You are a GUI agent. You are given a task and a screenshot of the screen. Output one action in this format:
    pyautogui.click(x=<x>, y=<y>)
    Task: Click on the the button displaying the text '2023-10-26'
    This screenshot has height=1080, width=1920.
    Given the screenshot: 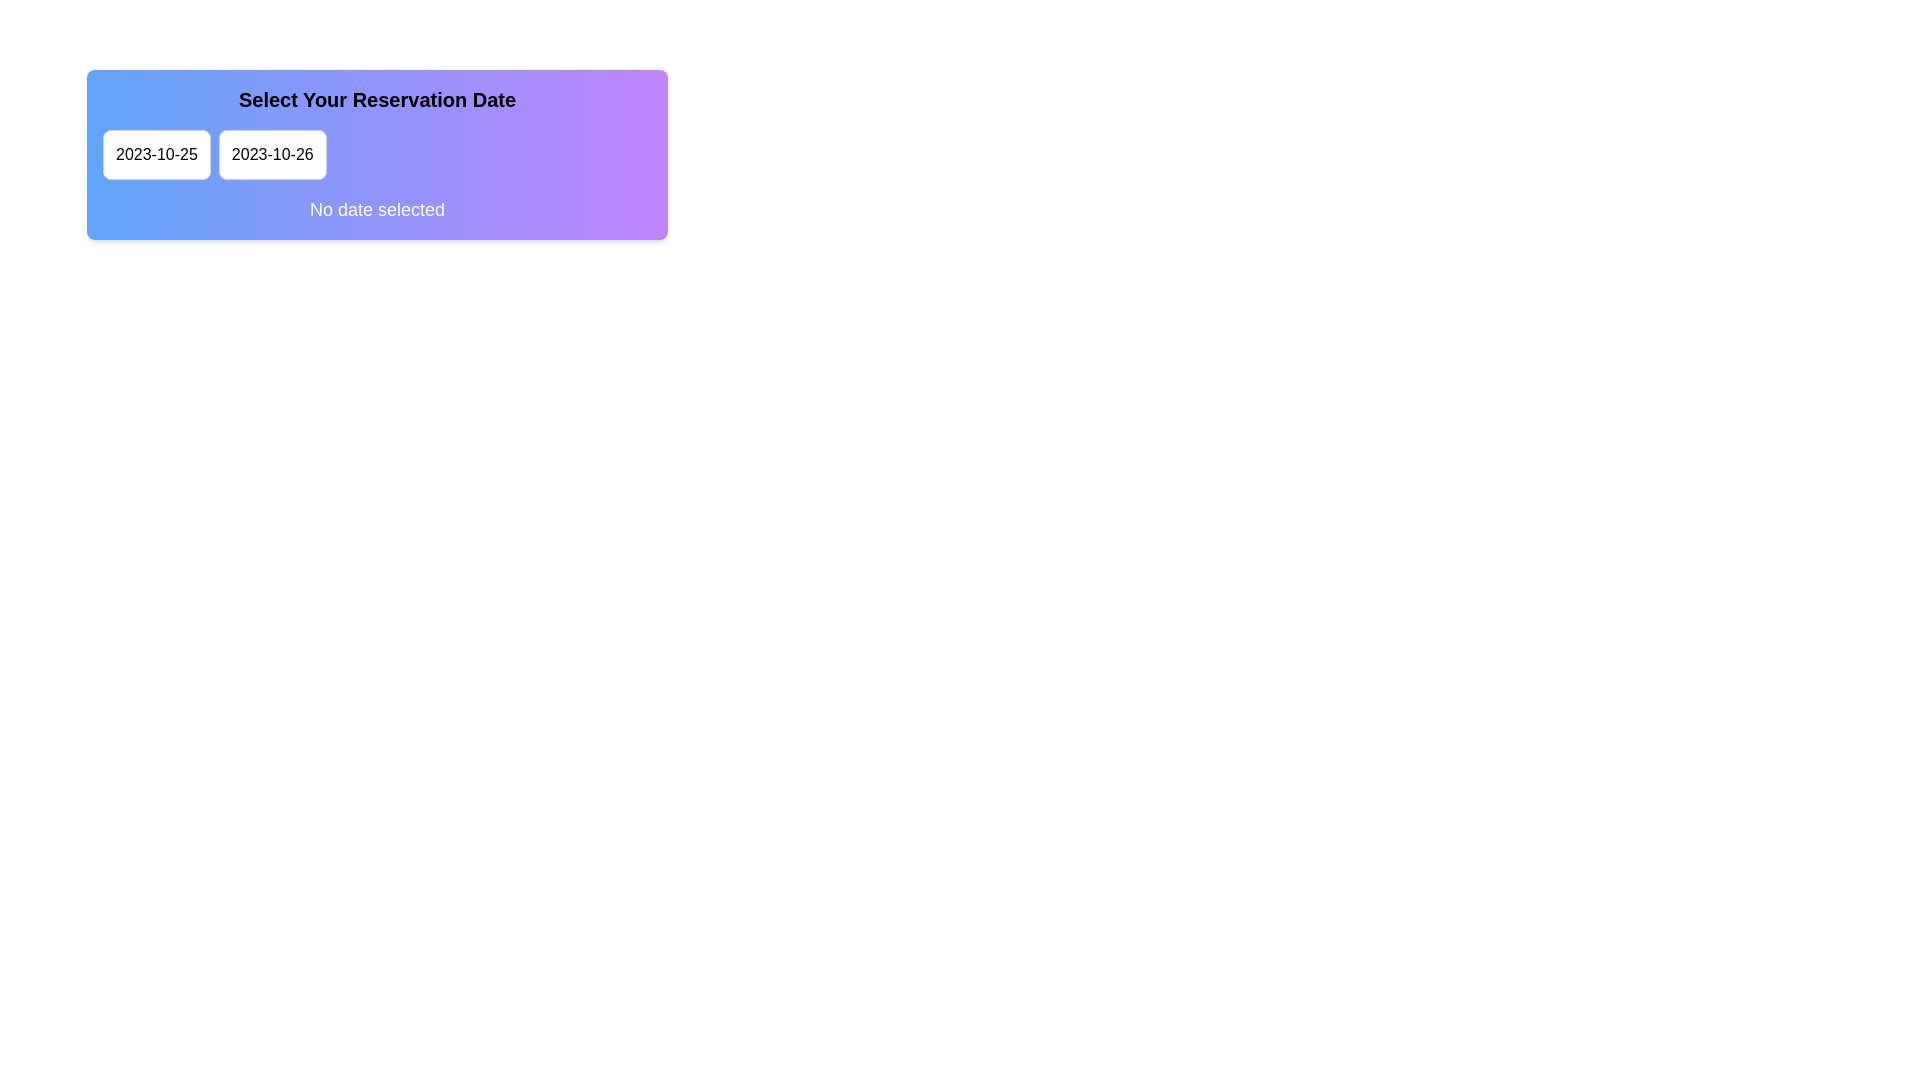 What is the action you would take?
    pyautogui.click(x=271, y=153)
    